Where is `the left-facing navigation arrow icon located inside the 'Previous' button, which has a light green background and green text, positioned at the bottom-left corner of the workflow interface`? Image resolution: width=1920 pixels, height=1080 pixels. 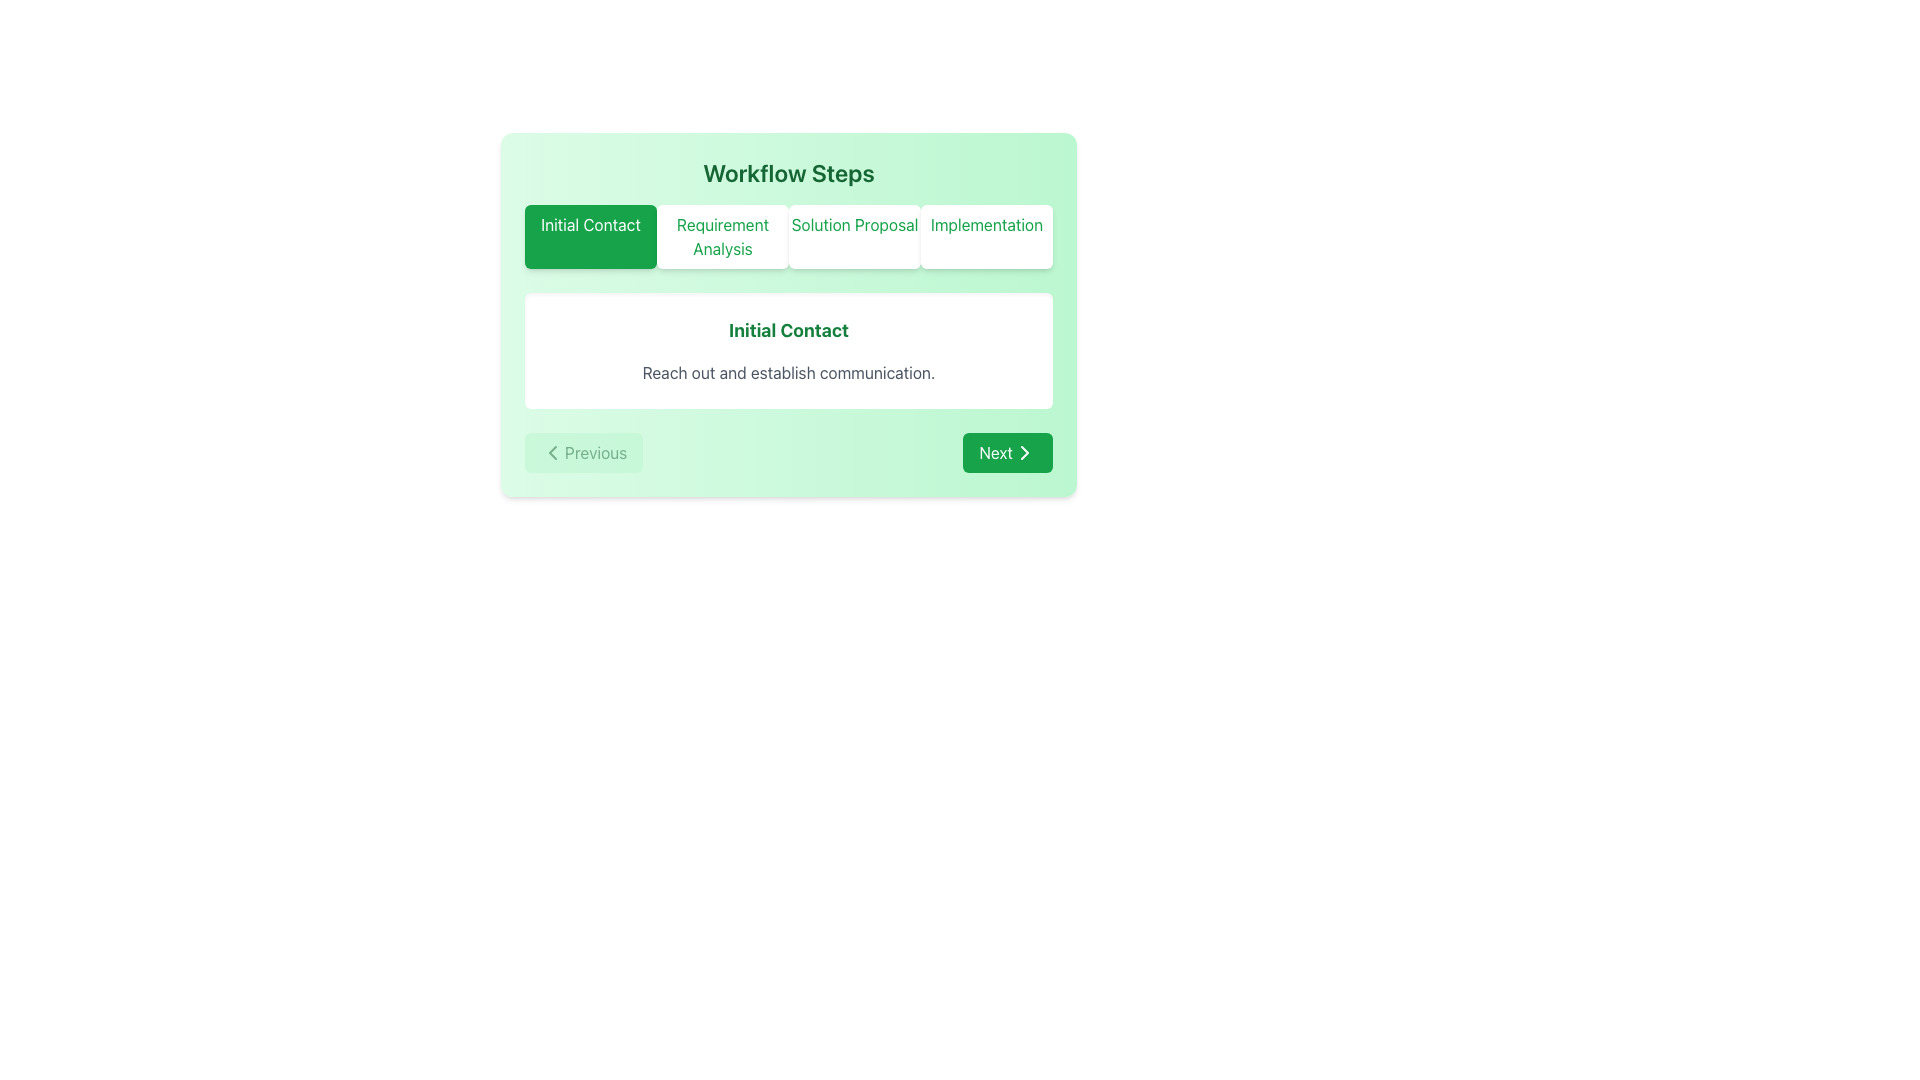
the left-facing navigation arrow icon located inside the 'Previous' button, which has a light green background and green text, positioned at the bottom-left corner of the workflow interface is located at coordinates (552, 452).